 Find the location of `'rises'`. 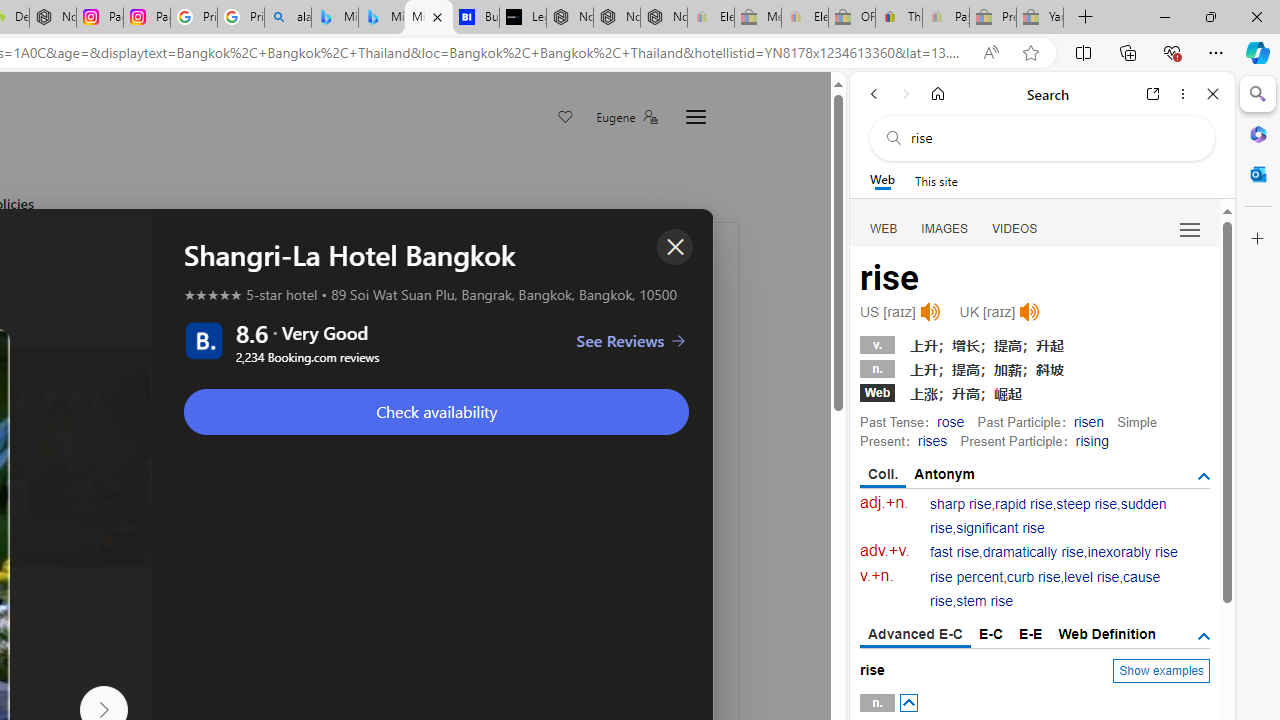

'rises' is located at coordinates (931, 440).